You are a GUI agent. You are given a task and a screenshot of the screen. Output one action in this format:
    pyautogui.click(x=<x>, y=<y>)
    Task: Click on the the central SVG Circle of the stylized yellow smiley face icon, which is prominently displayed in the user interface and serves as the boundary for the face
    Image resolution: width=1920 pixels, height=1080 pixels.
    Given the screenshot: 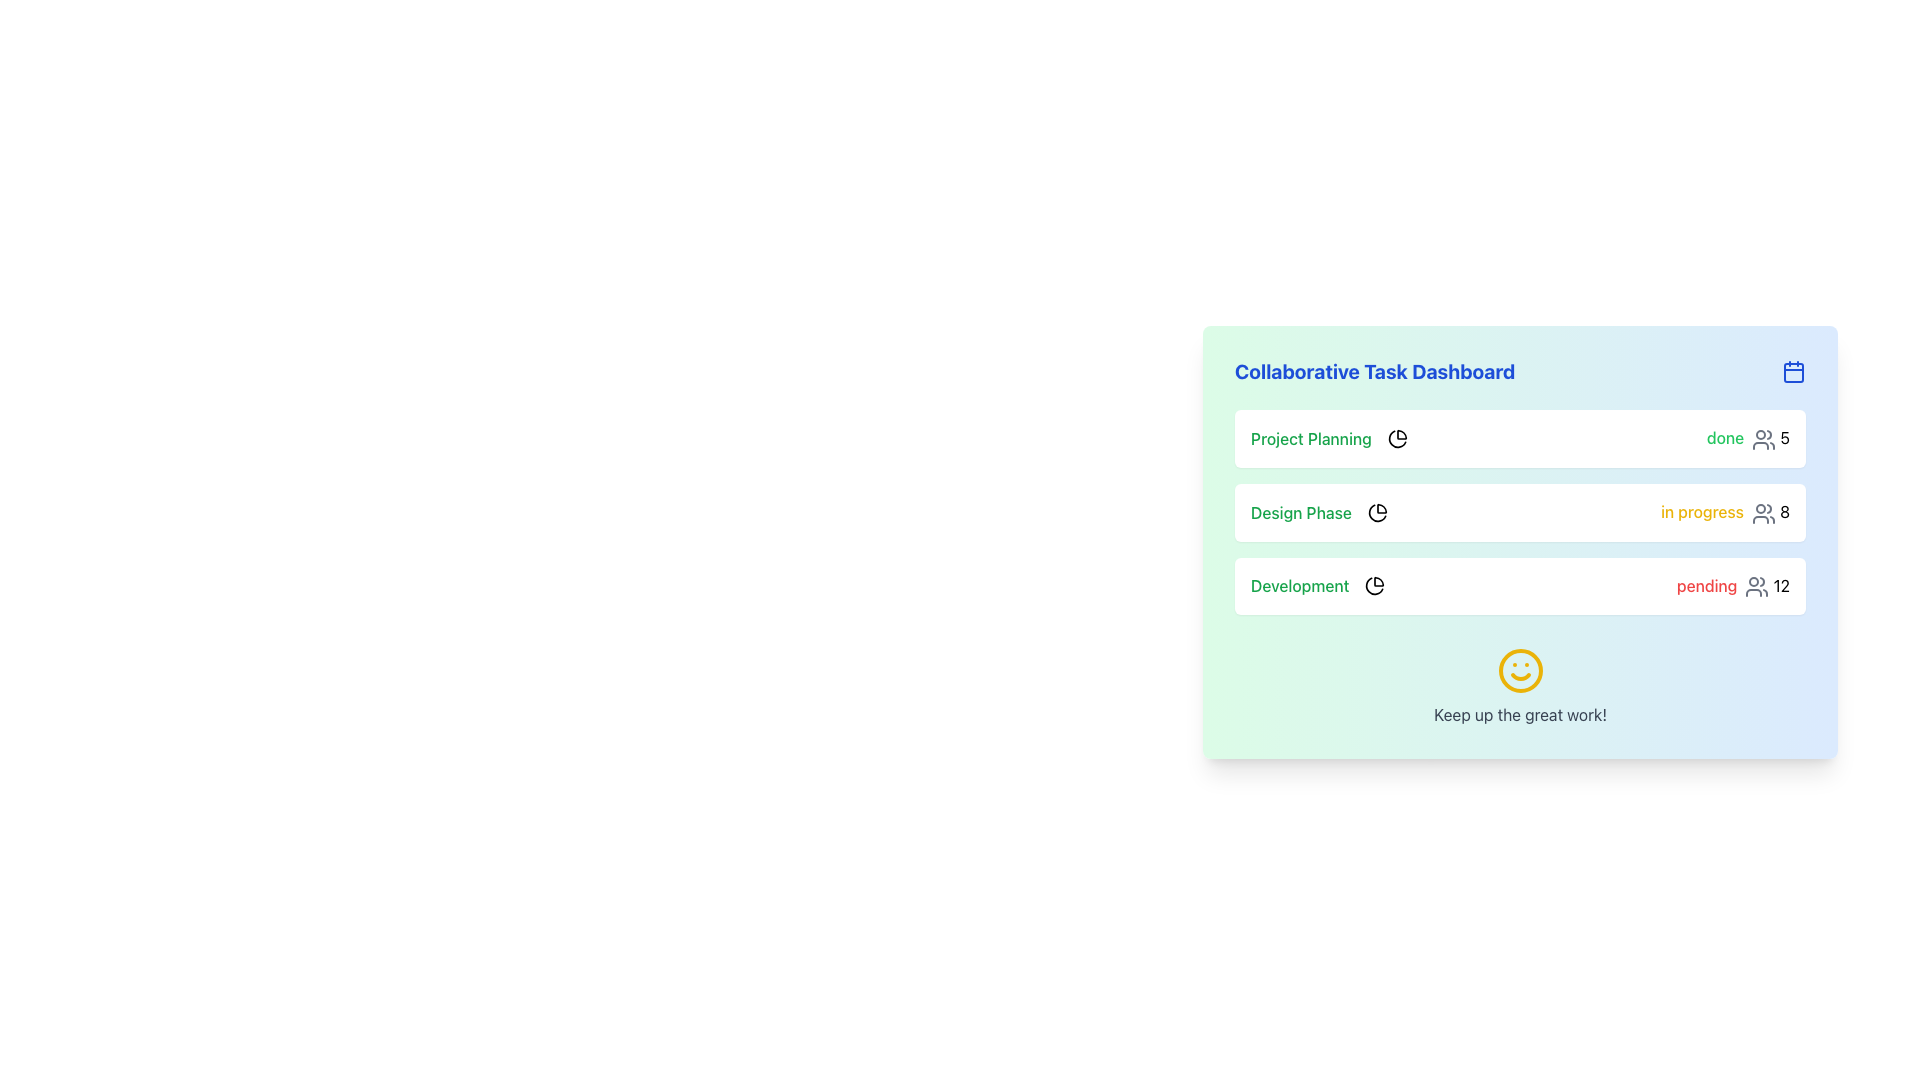 What is the action you would take?
    pyautogui.click(x=1520, y=671)
    